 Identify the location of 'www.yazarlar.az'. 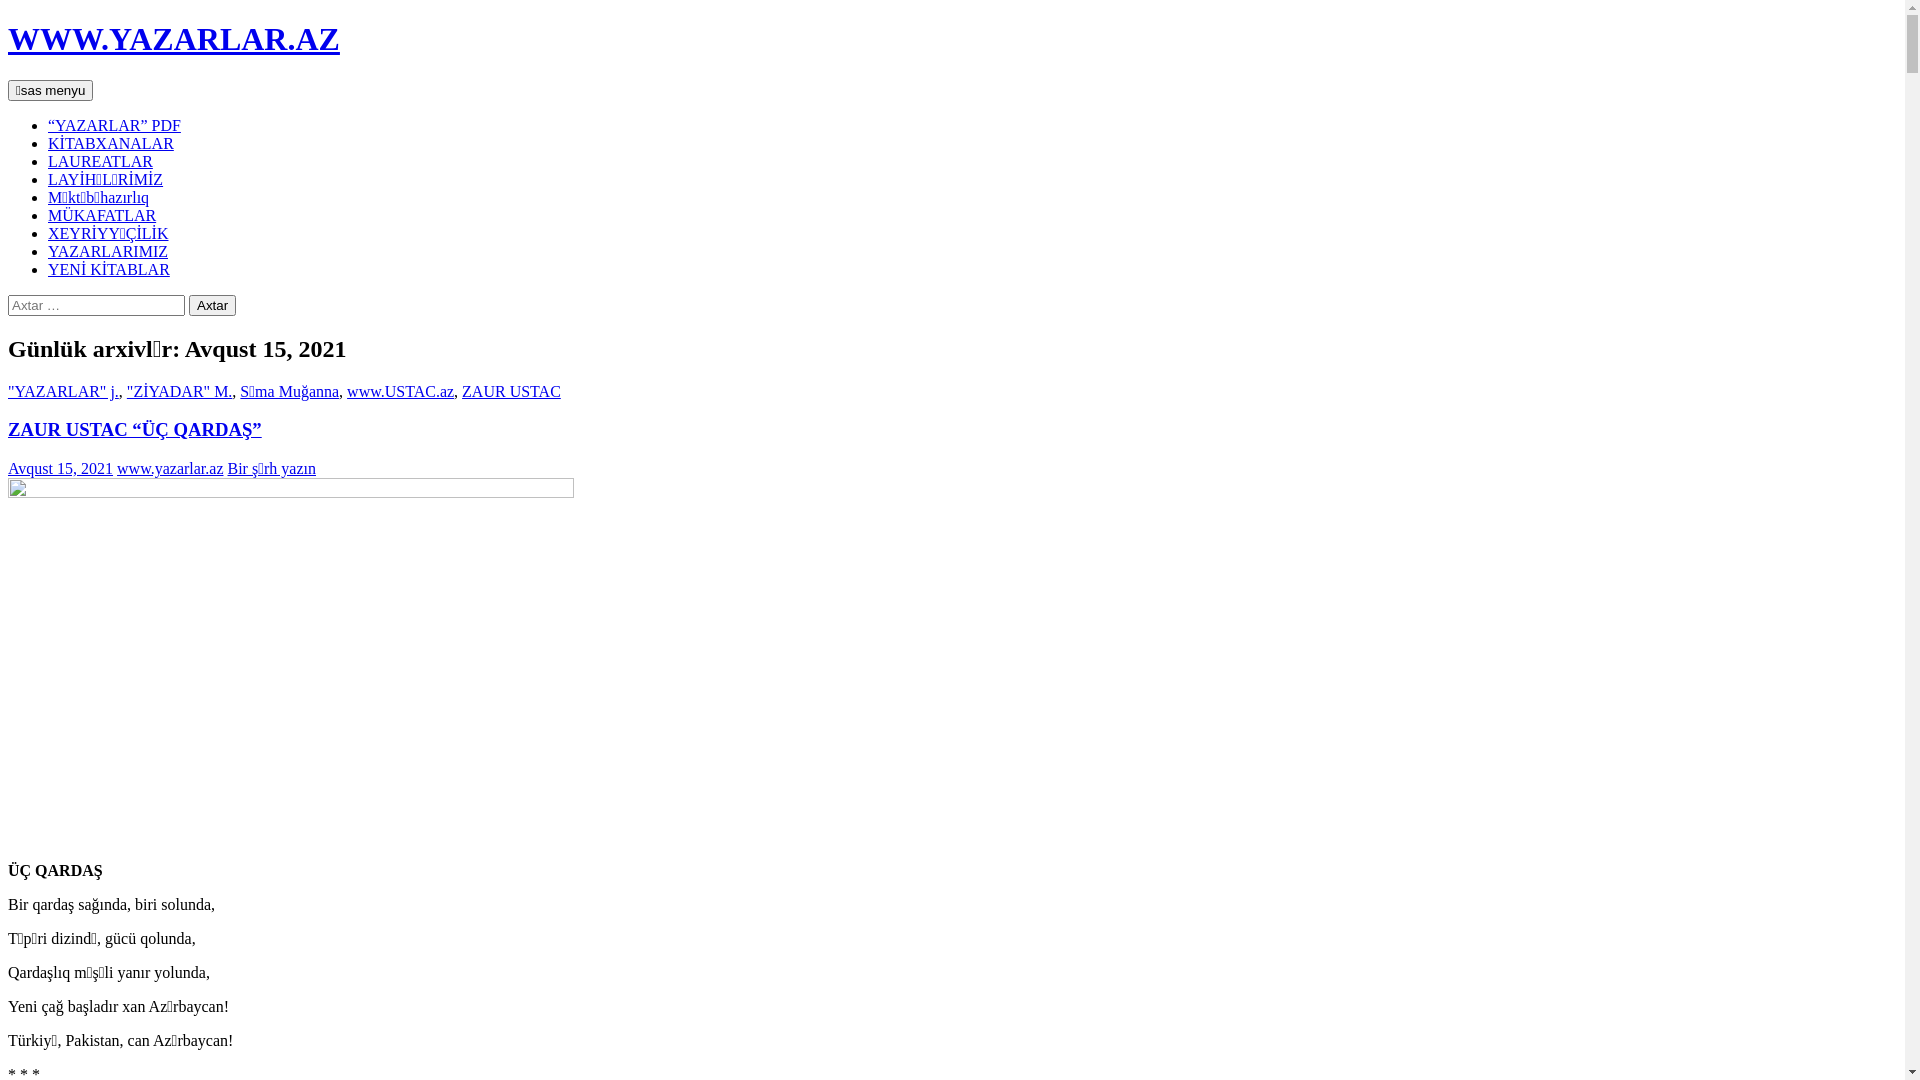
(169, 468).